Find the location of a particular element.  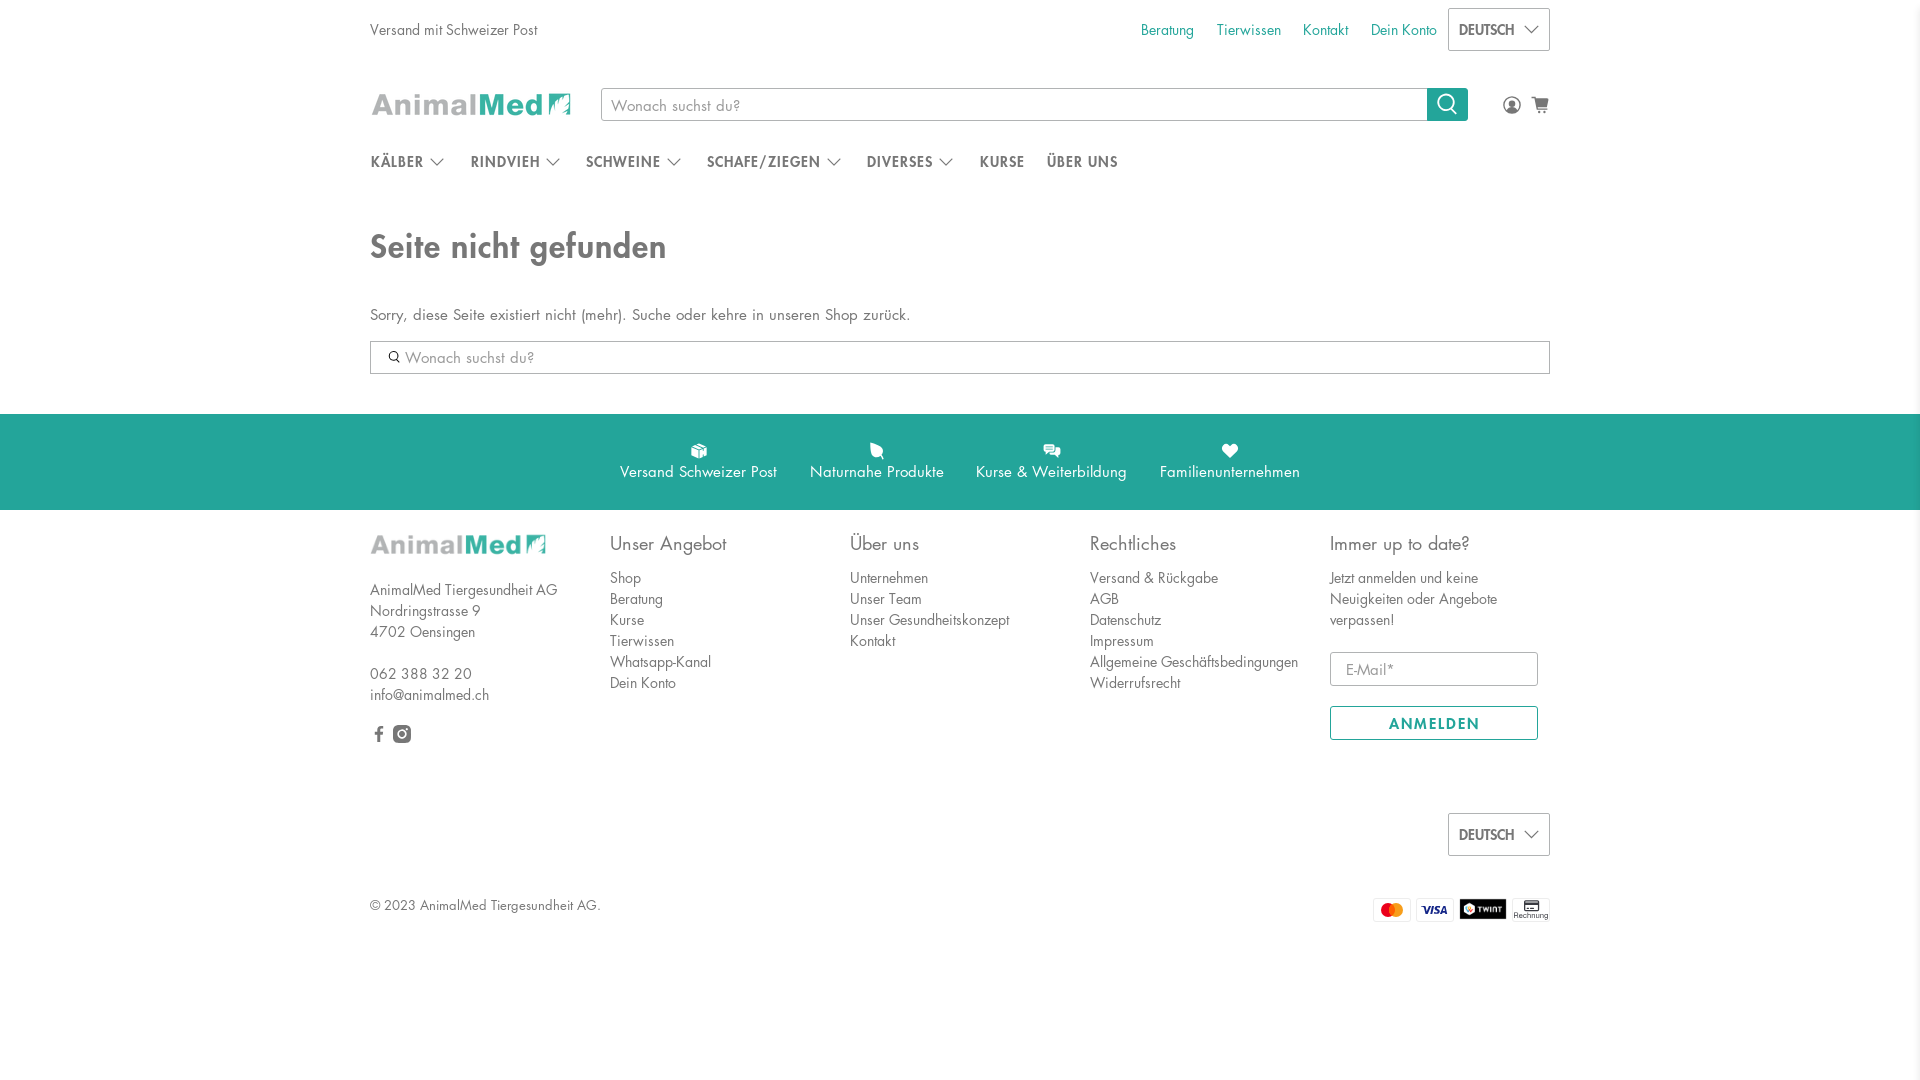

'Widerrufsrecht' is located at coordinates (1134, 681).